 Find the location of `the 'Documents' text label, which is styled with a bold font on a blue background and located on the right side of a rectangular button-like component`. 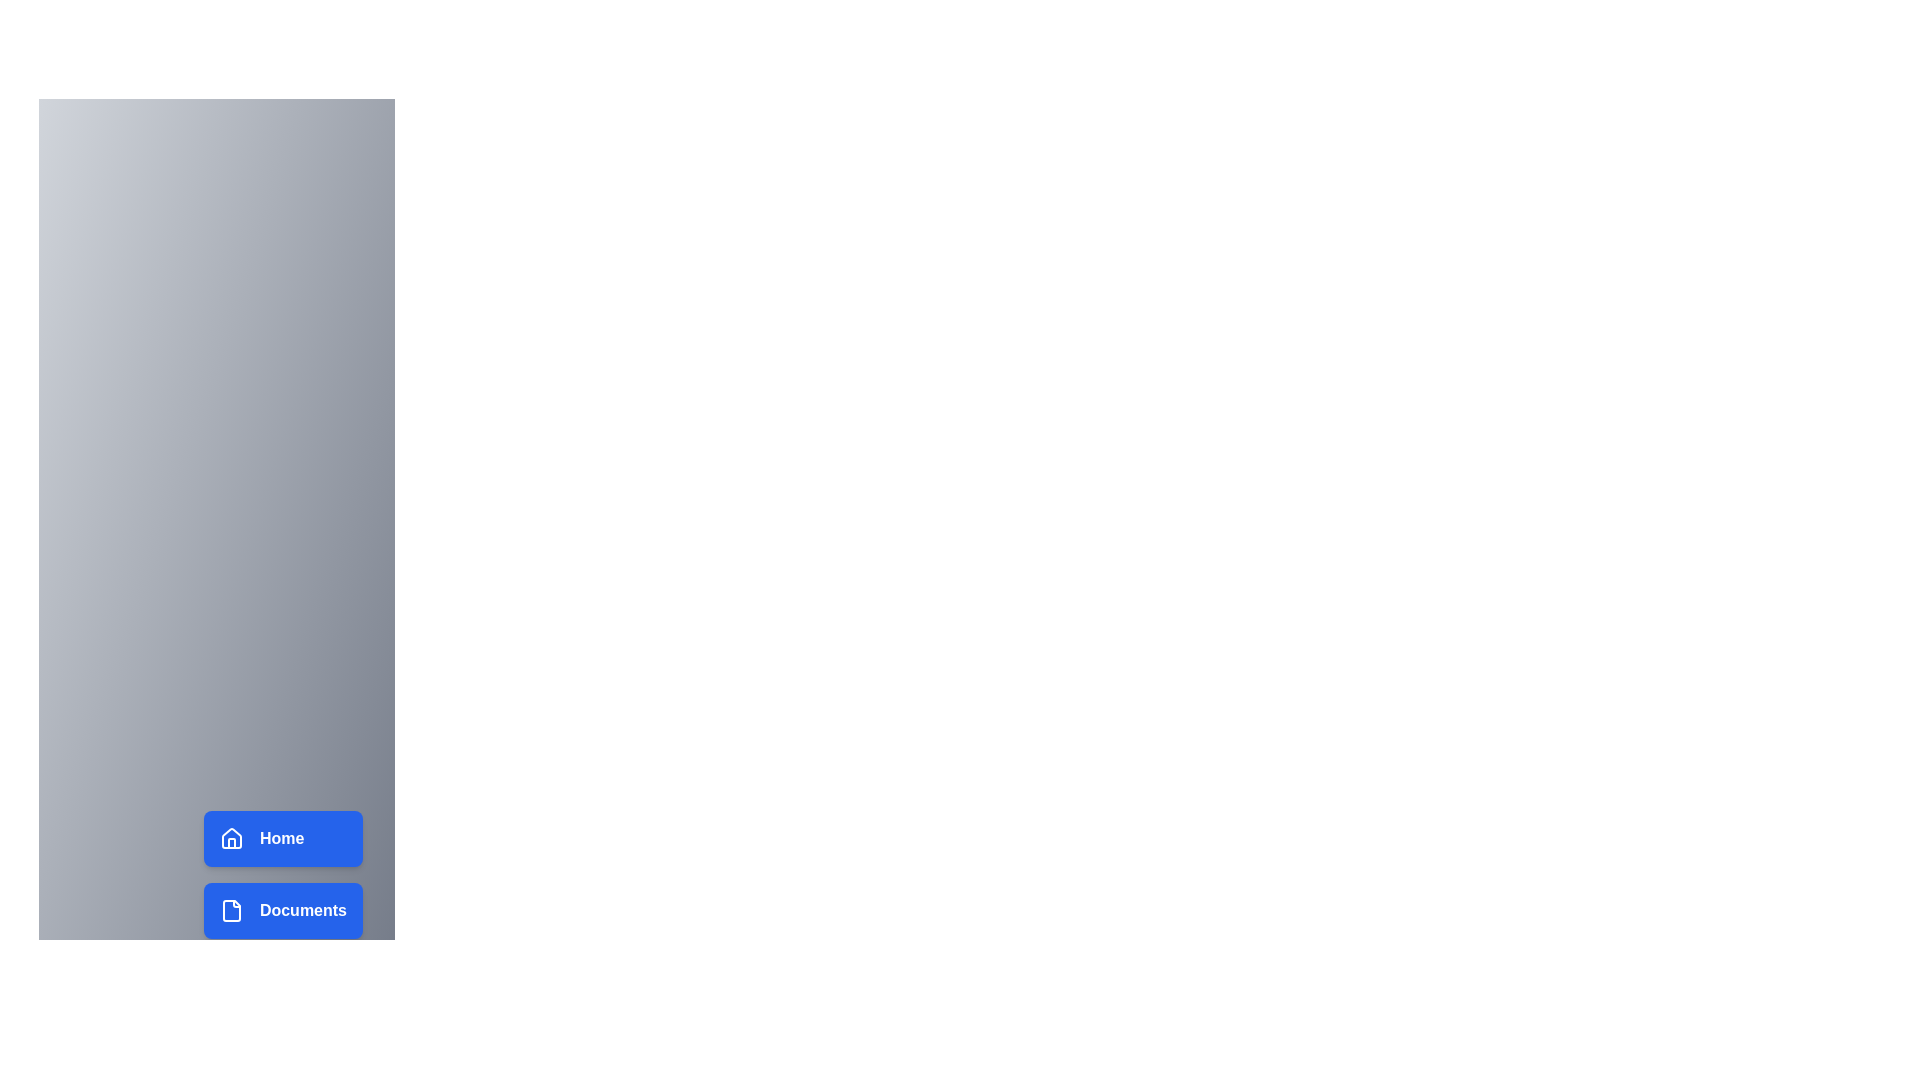

the 'Documents' text label, which is styled with a bold font on a blue background and located on the right side of a rectangular button-like component is located at coordinates (302, 910).